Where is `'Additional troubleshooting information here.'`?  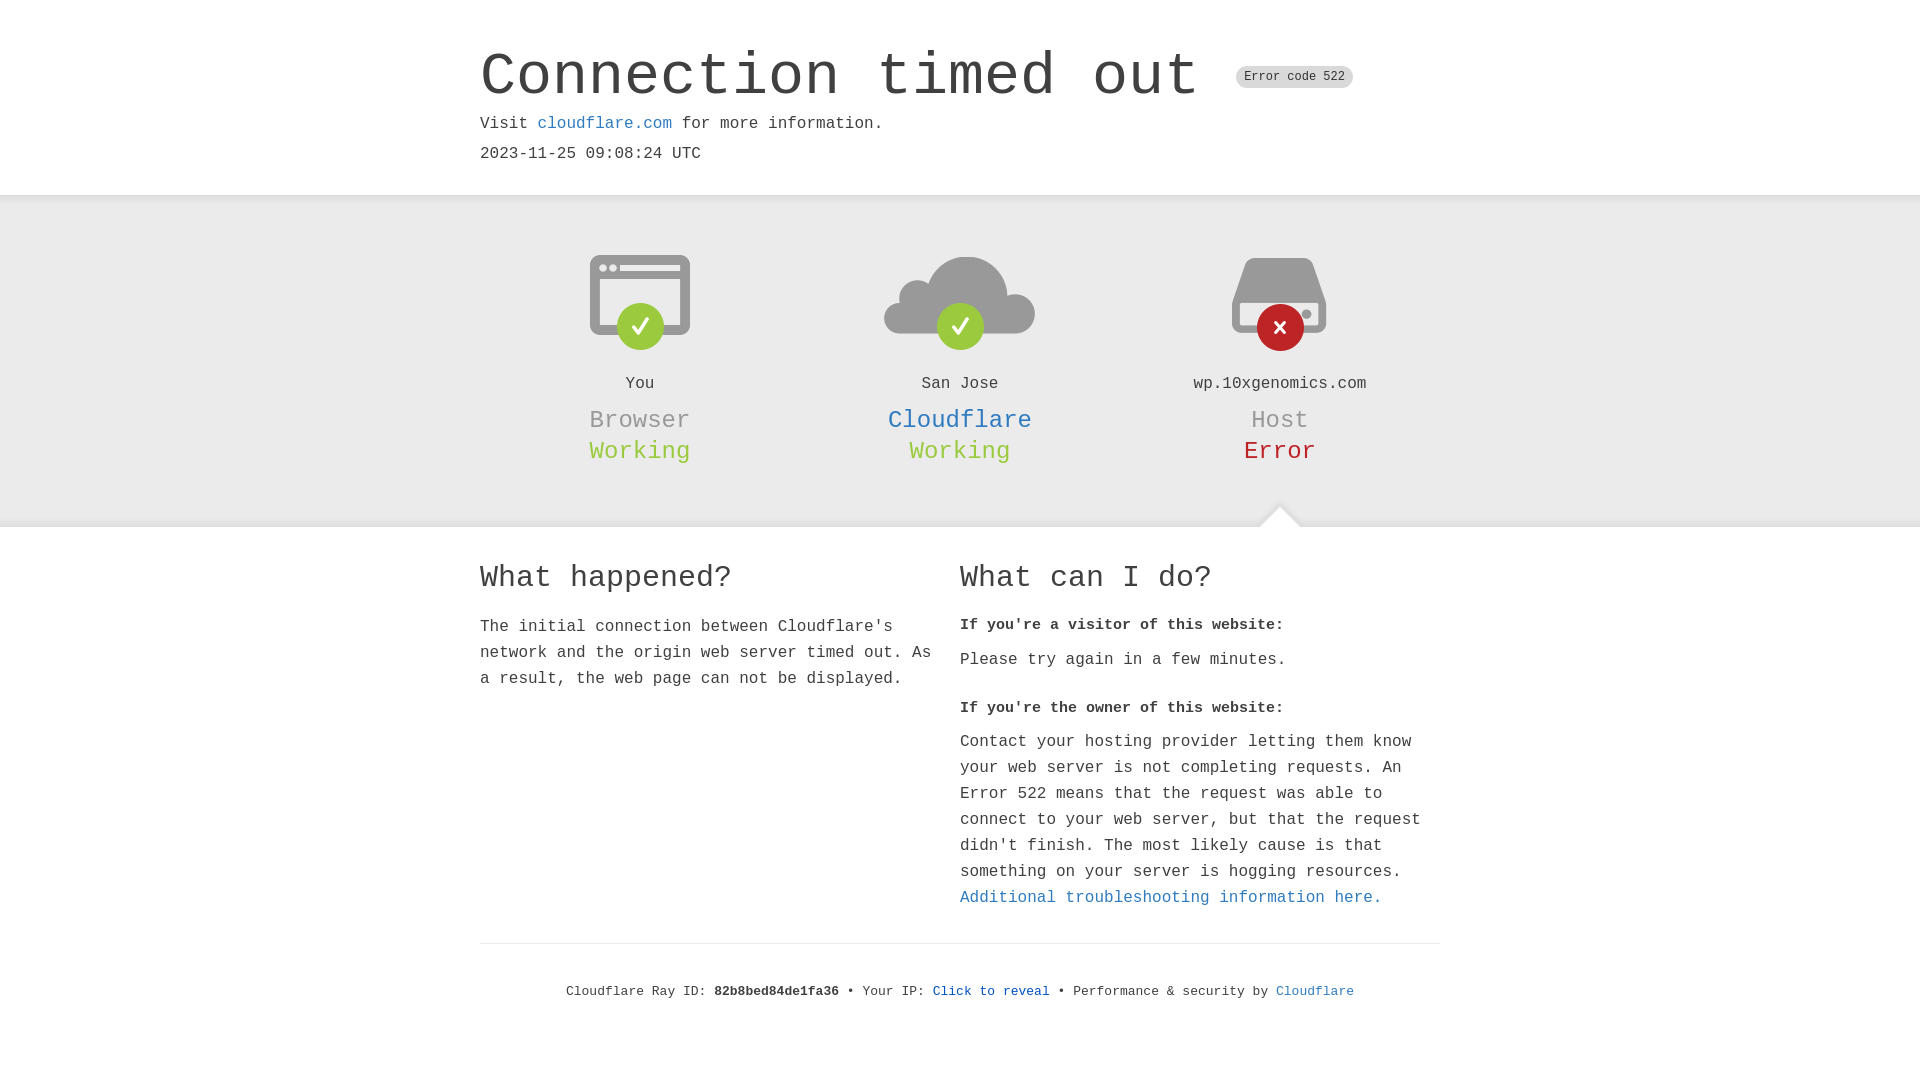 'Additional troubleshooting information here.' is located at coordinates (1171, 897).